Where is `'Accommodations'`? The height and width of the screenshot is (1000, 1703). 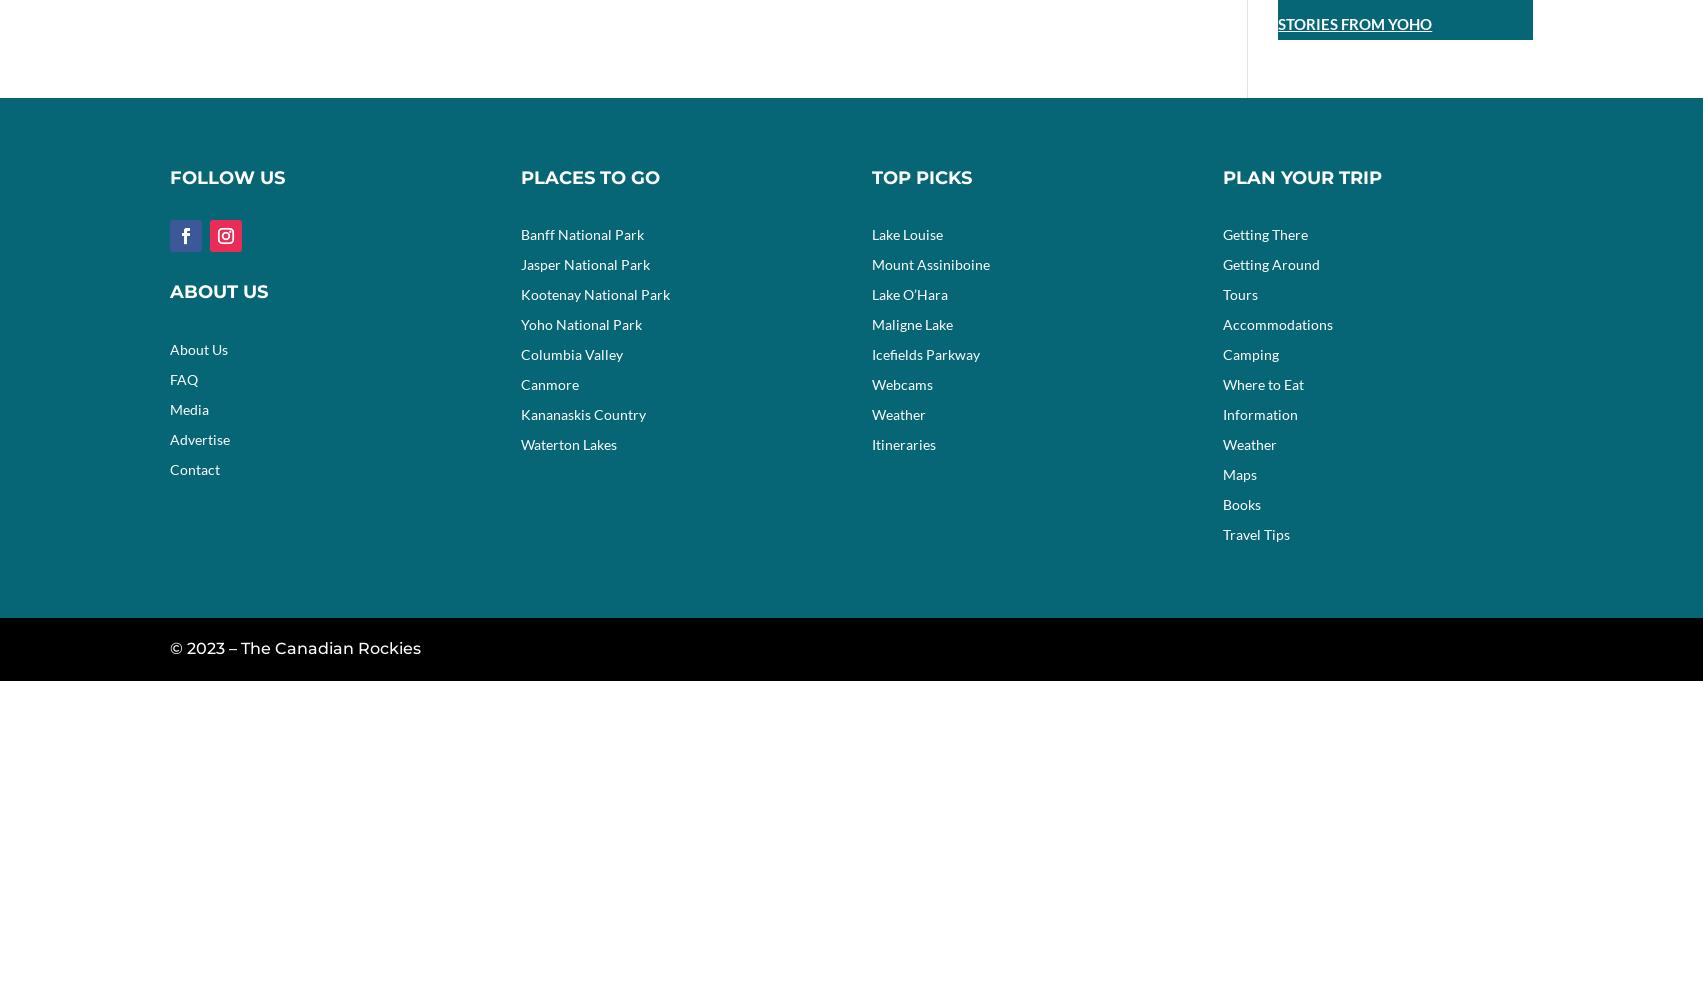
'Accommodations' is located at coordinates (1276, 323).